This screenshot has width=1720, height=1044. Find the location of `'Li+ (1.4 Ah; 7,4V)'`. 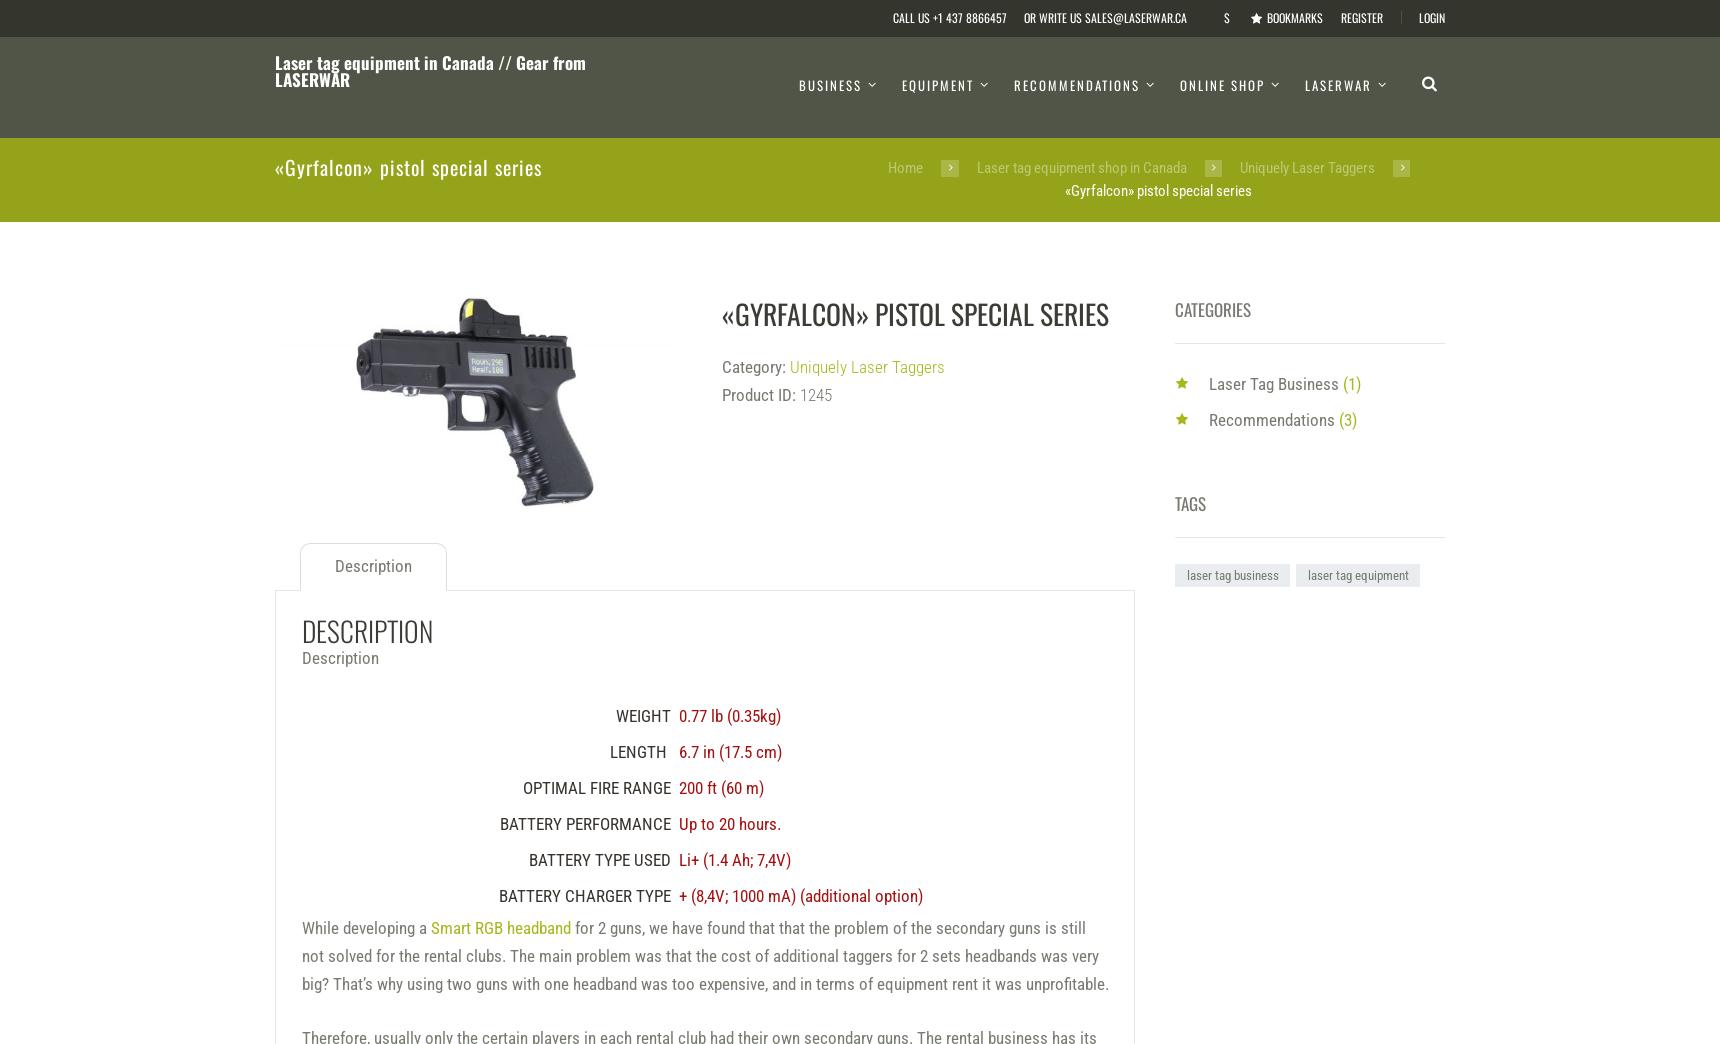

'Li+ (1.4 Ah; 7,4V)' is located at coordinates (678, 860).